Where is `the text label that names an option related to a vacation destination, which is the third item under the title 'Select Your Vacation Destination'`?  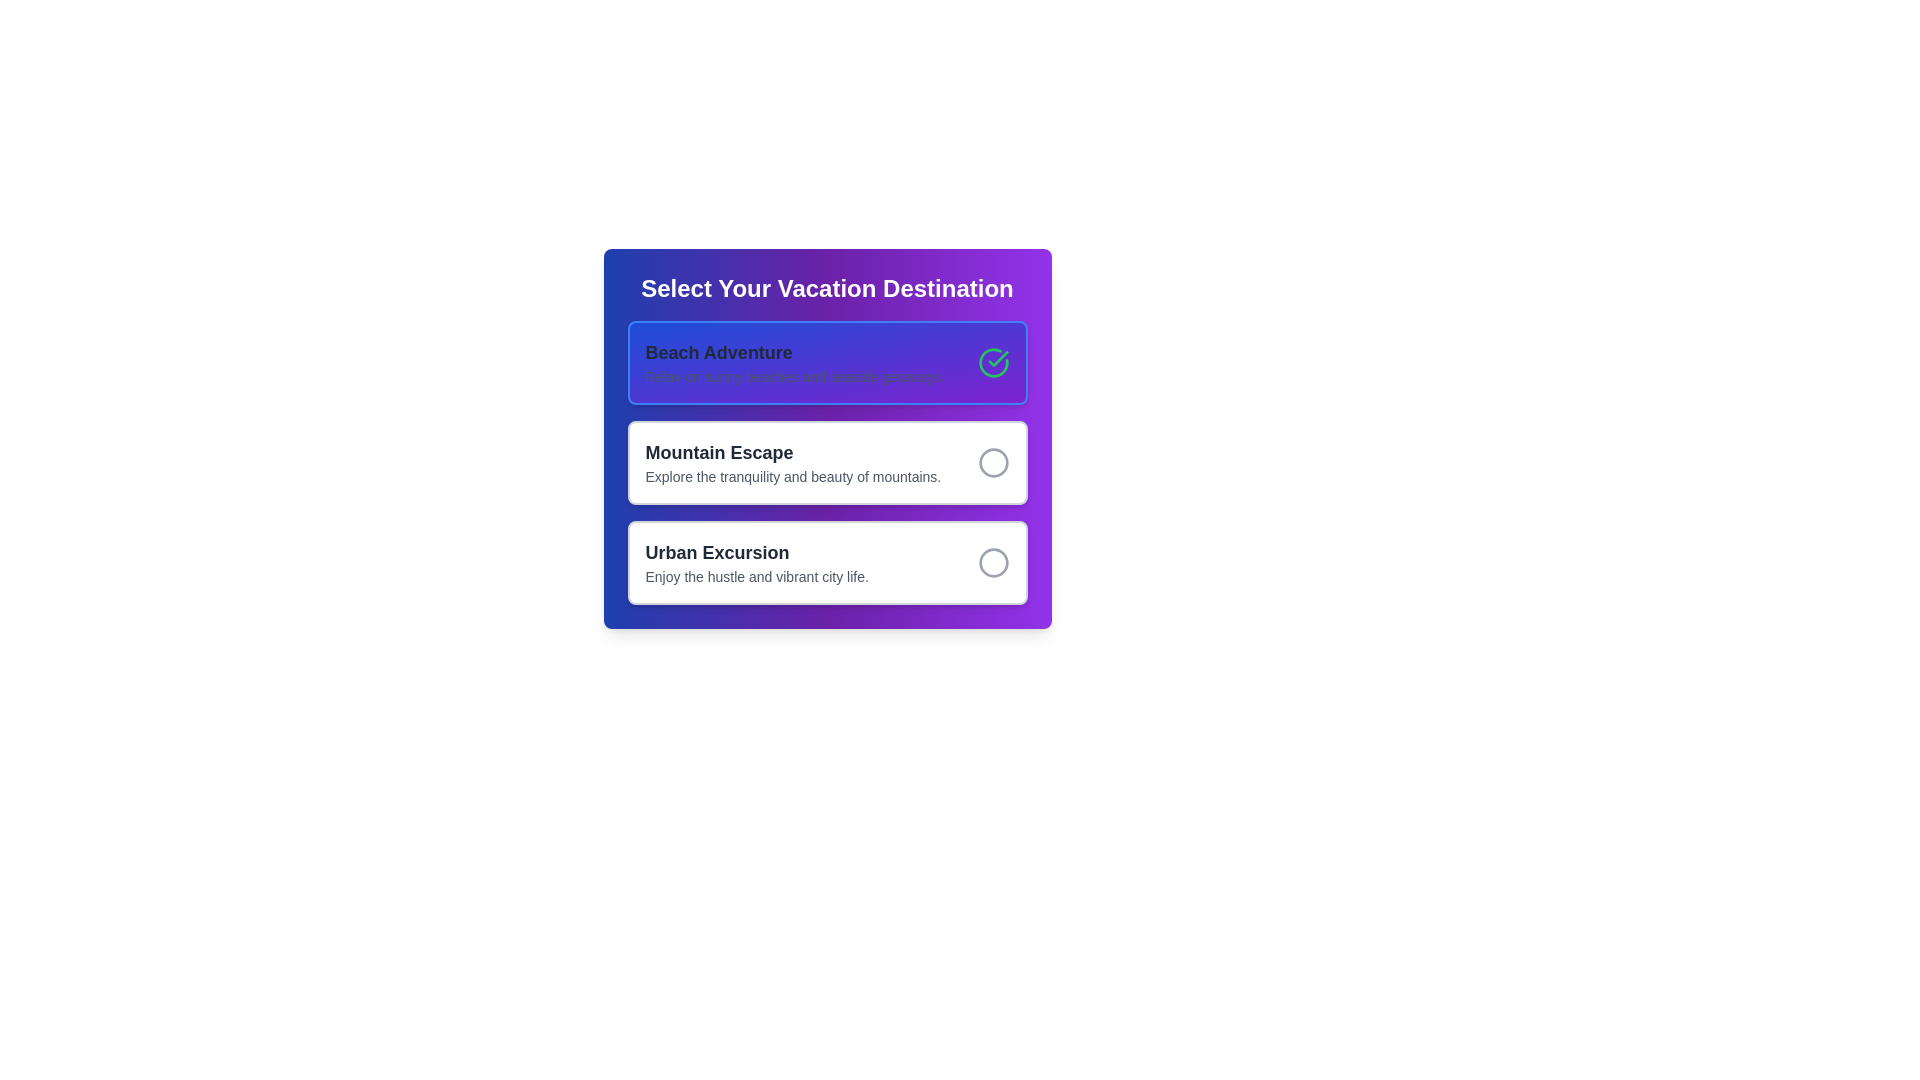 the text label that names an option related to a vacation destination, which is the third item under the title 'Select Your Vacation Destination' is located at coordinates (756, 552).